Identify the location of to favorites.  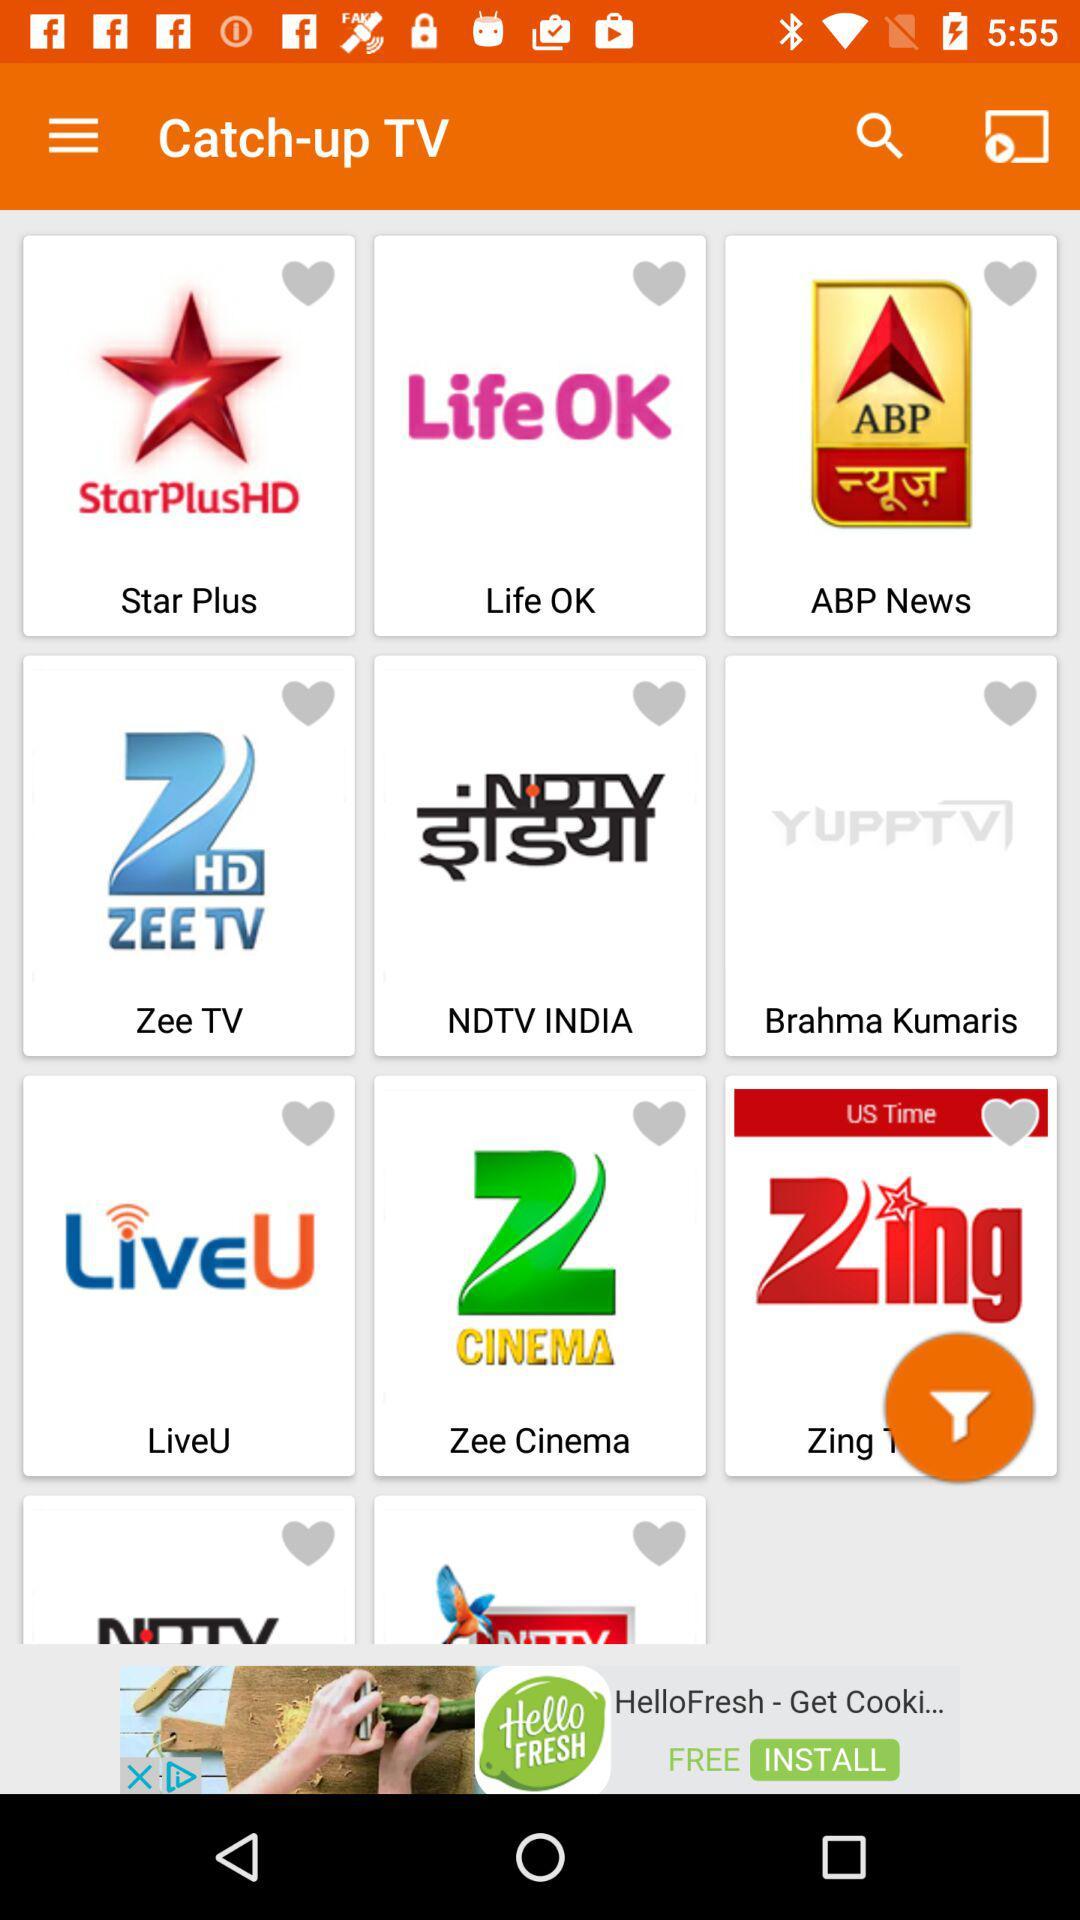
(1010, 701).